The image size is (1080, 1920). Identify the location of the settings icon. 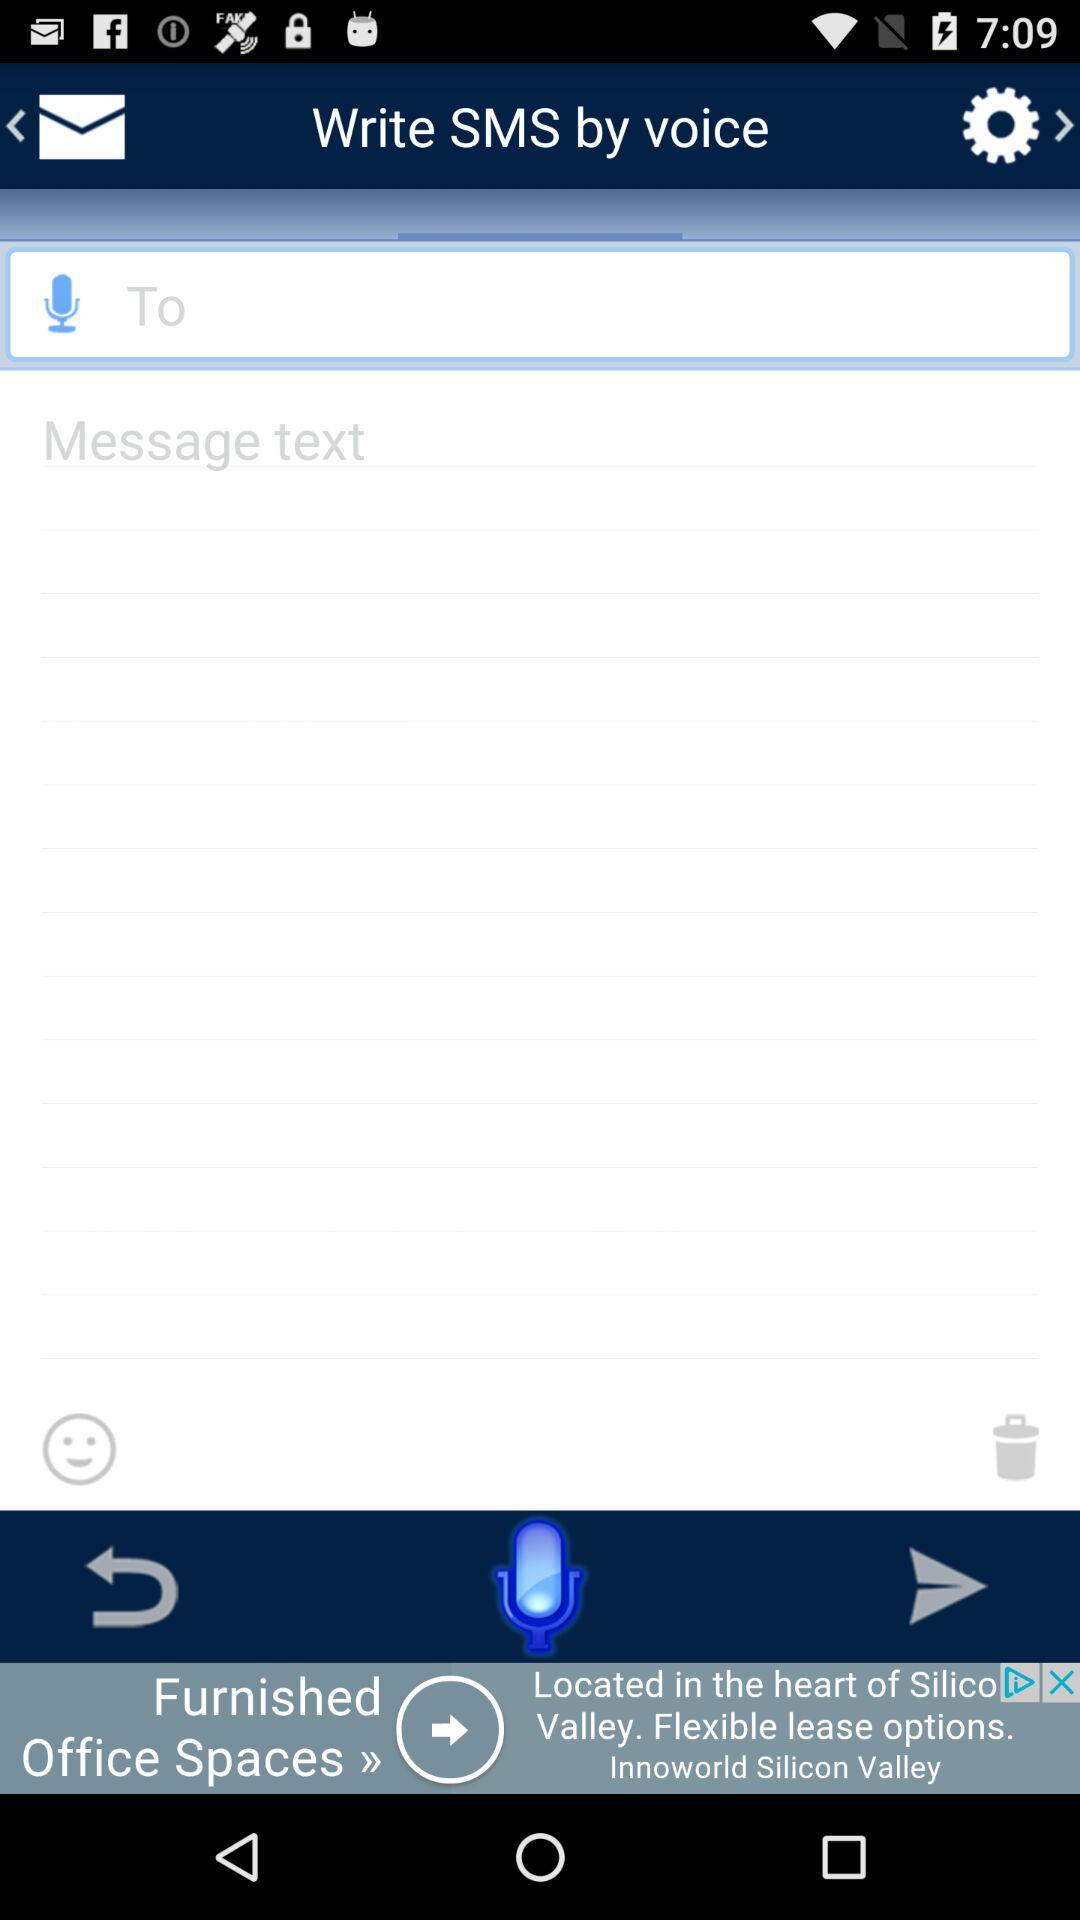
(1001, 133).